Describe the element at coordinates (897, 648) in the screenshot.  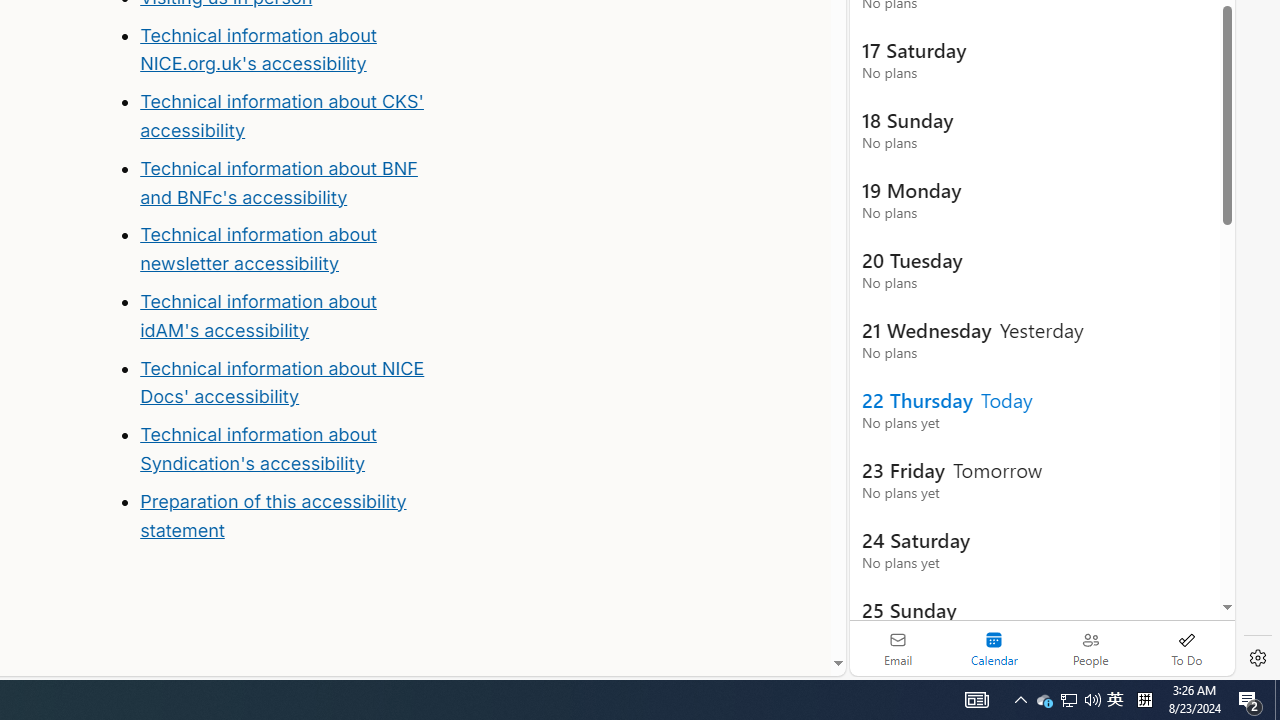
I see `'Email'` at that location.